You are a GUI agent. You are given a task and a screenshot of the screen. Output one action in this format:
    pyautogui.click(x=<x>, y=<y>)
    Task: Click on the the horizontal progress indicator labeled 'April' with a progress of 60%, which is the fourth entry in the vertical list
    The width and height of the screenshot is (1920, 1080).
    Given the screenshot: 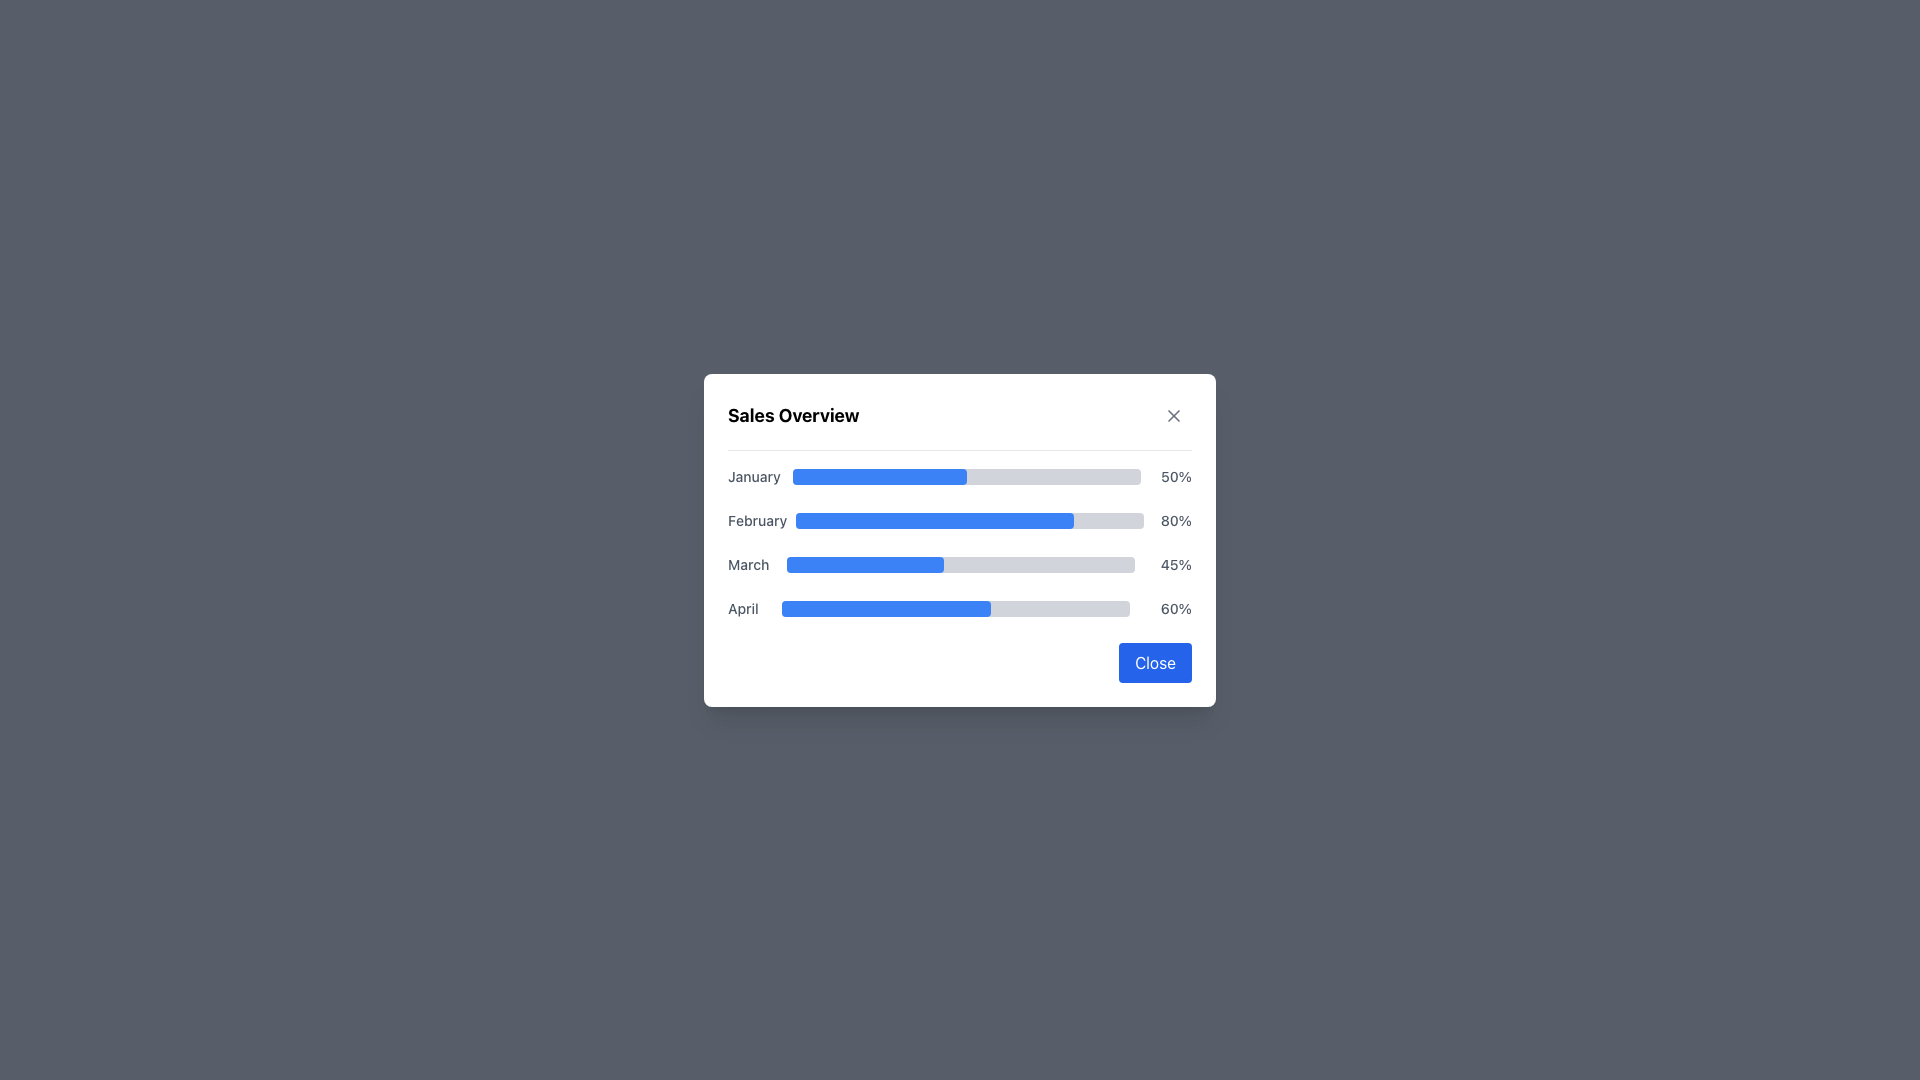 What is the action you would take?
    pyautogui.click(x=960, y=607)
    